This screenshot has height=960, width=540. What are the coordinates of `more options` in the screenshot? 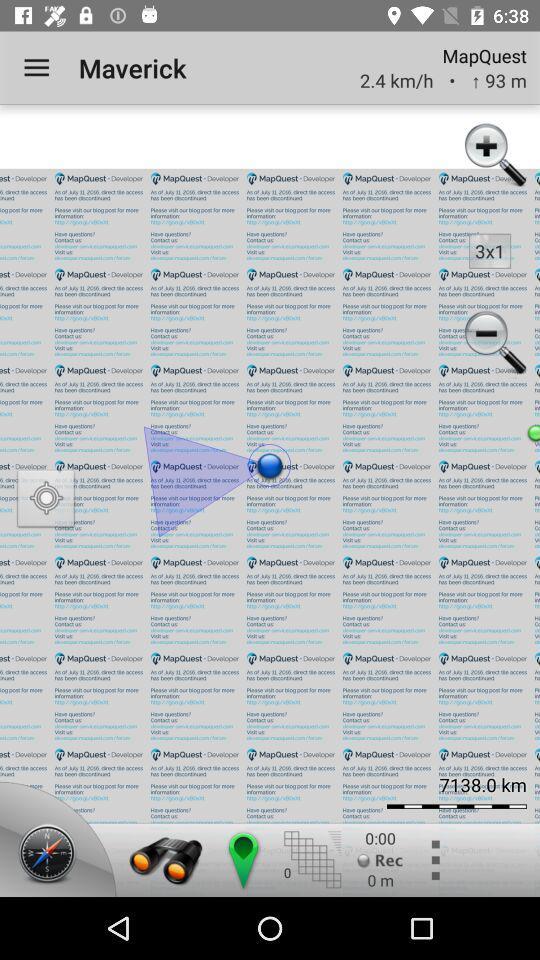 It's located at (433, 859).